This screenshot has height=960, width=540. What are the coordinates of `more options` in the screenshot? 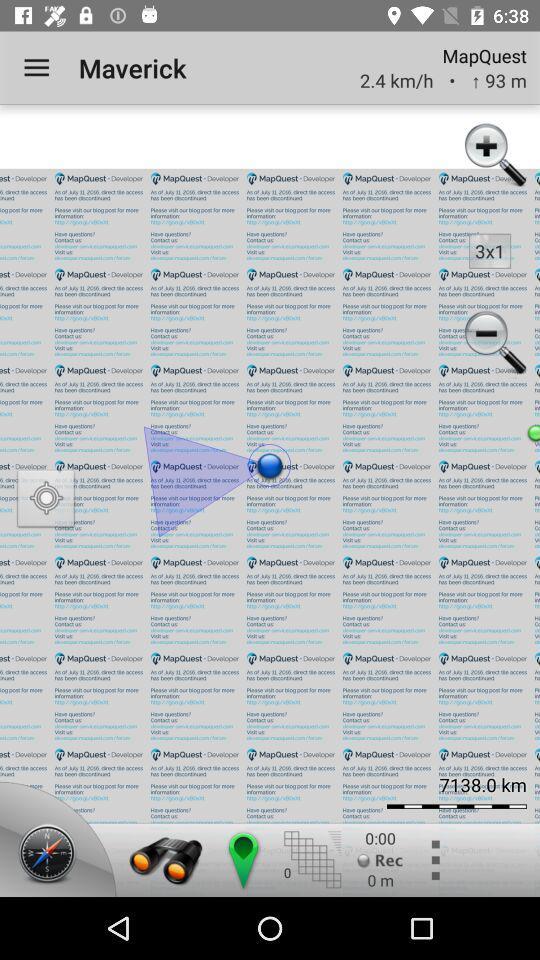 It's located at (433, 859).